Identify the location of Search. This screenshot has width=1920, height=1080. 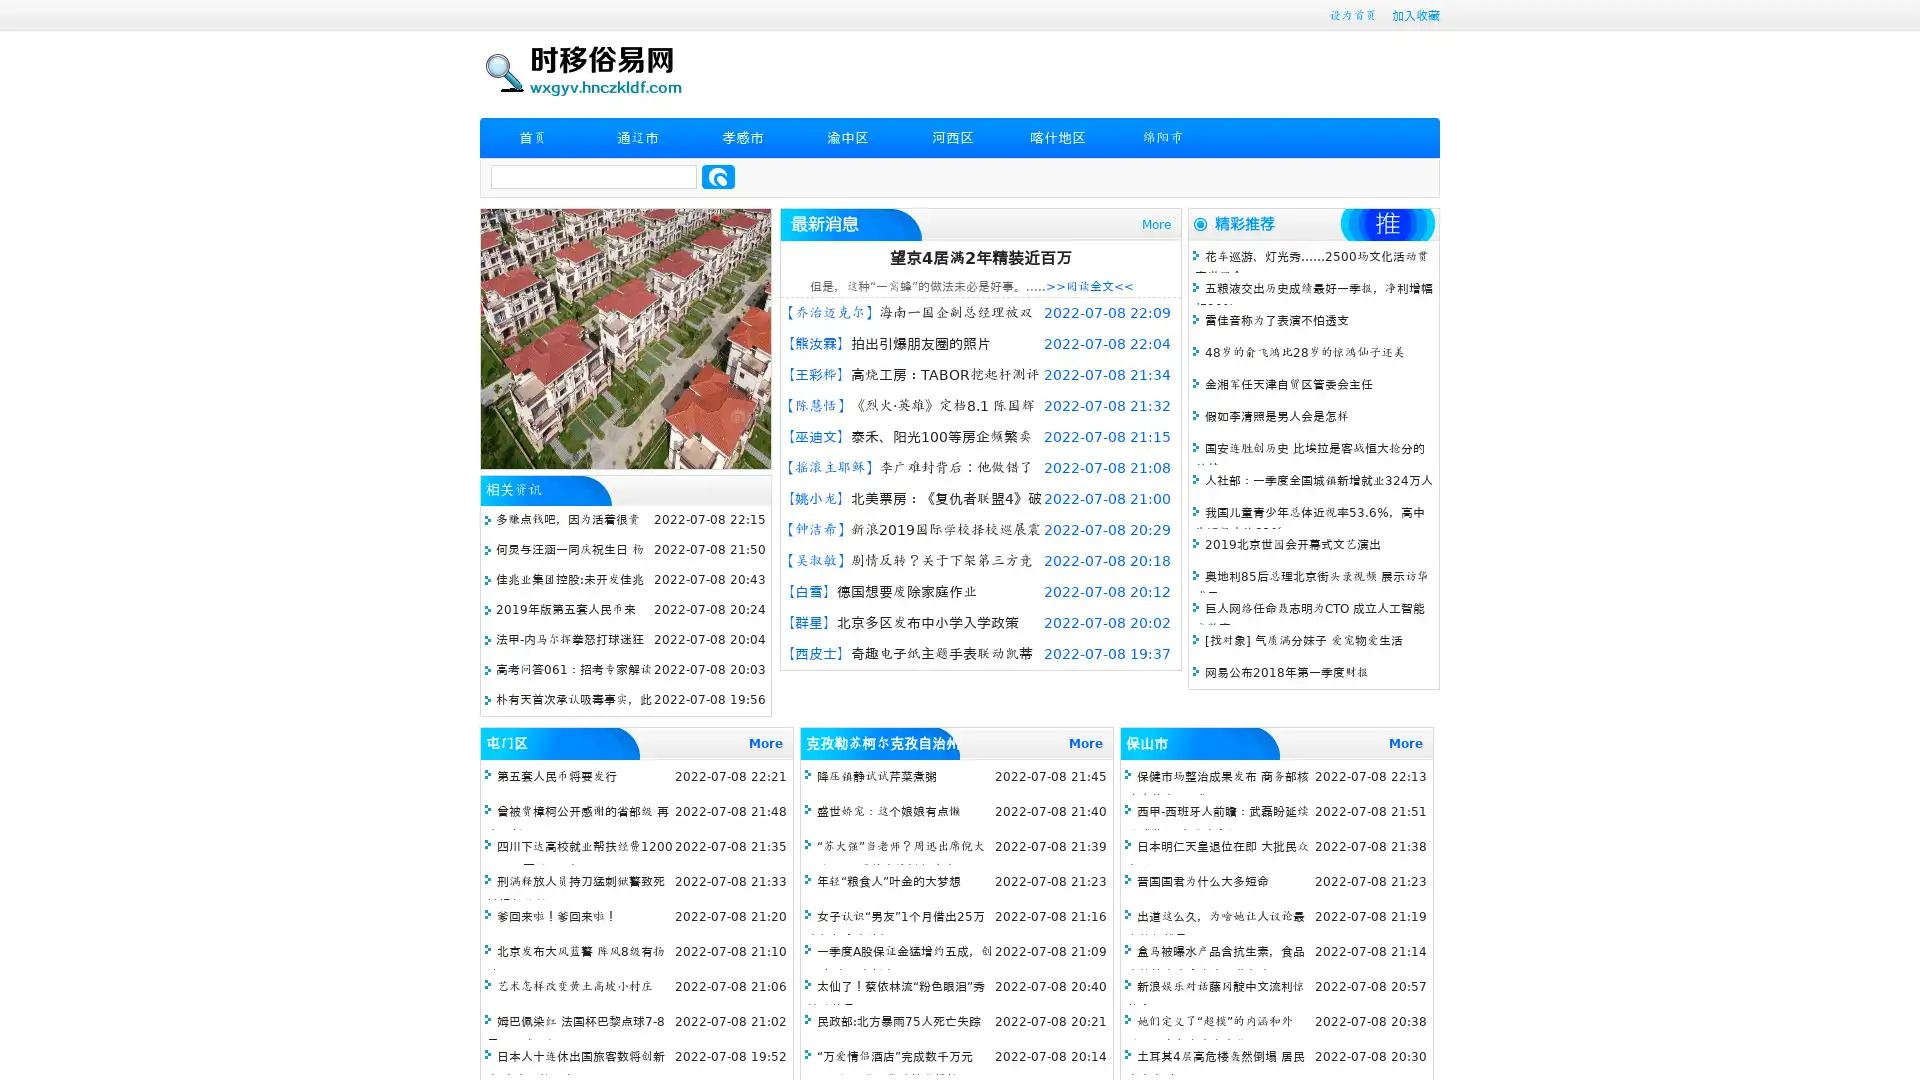
(718, 176).